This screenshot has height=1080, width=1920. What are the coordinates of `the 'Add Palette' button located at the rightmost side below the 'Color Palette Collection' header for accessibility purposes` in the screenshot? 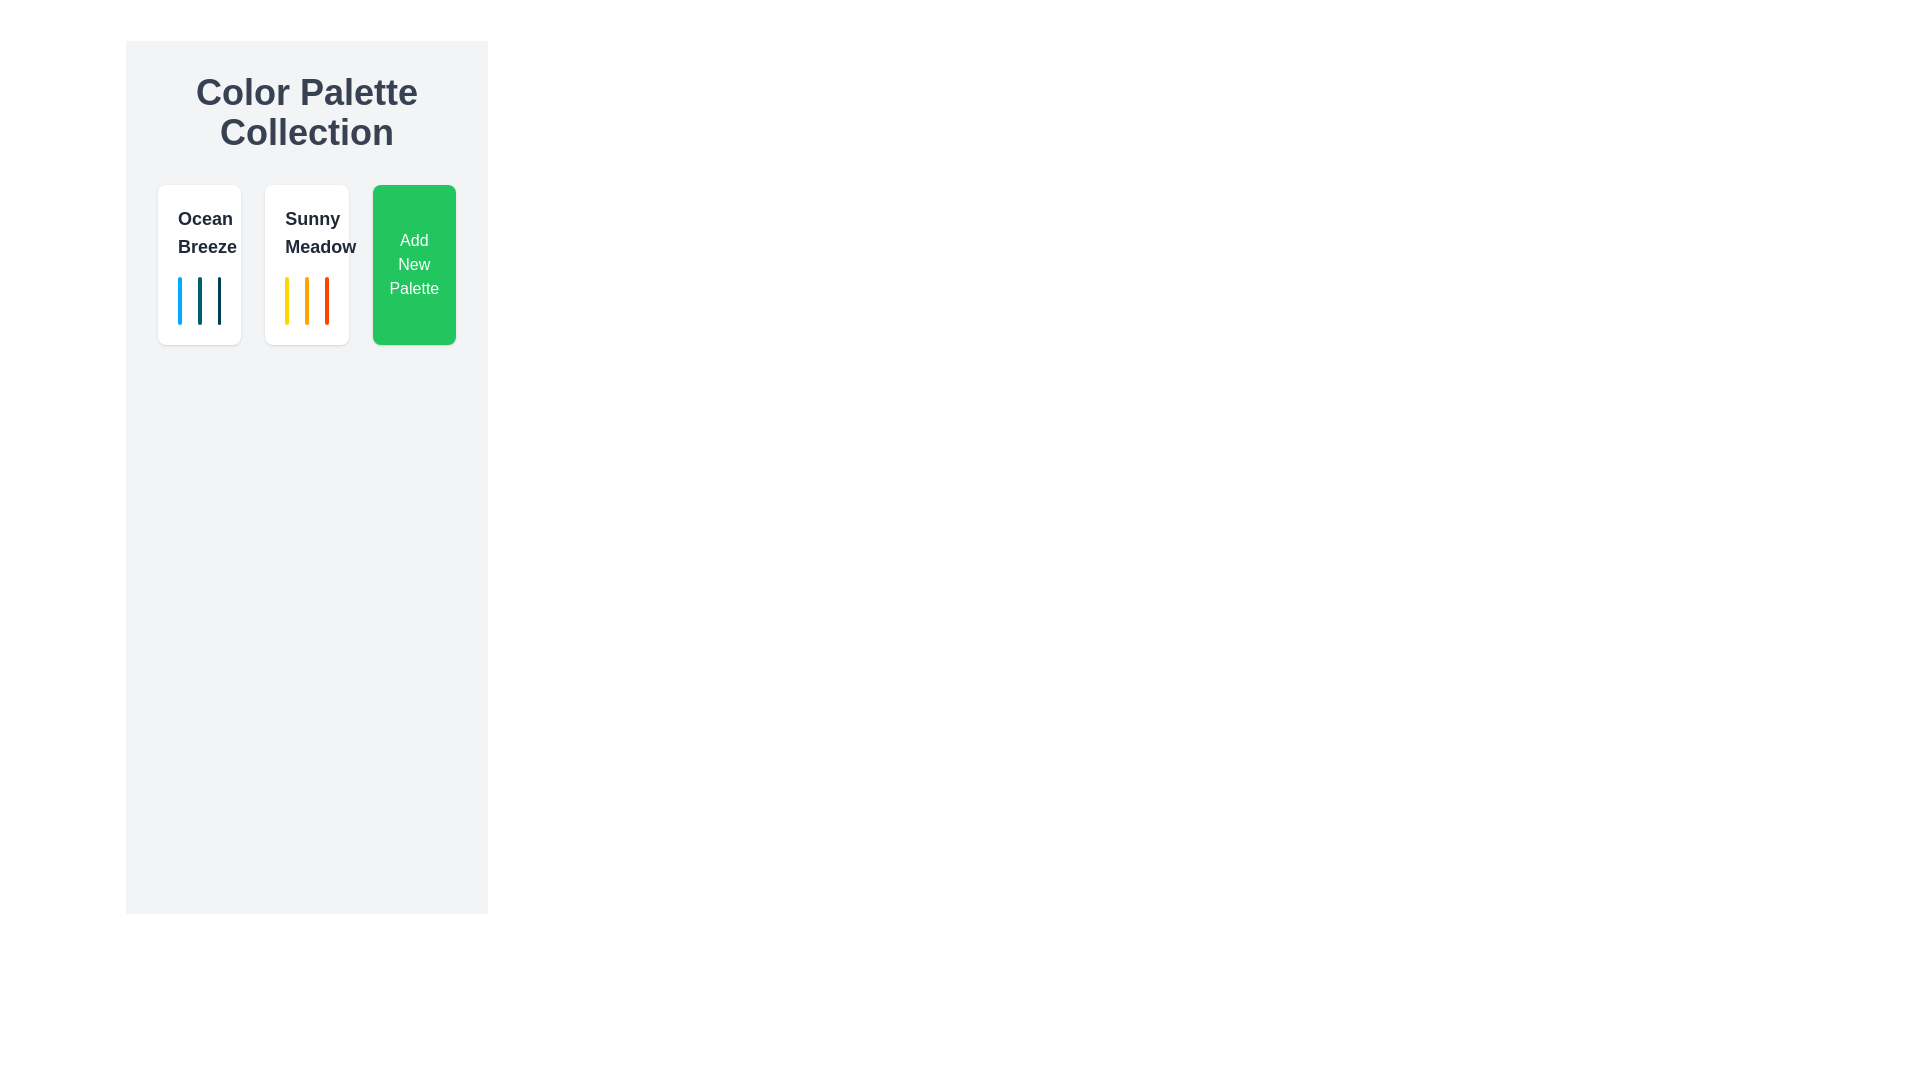 It's located at (413, 264).